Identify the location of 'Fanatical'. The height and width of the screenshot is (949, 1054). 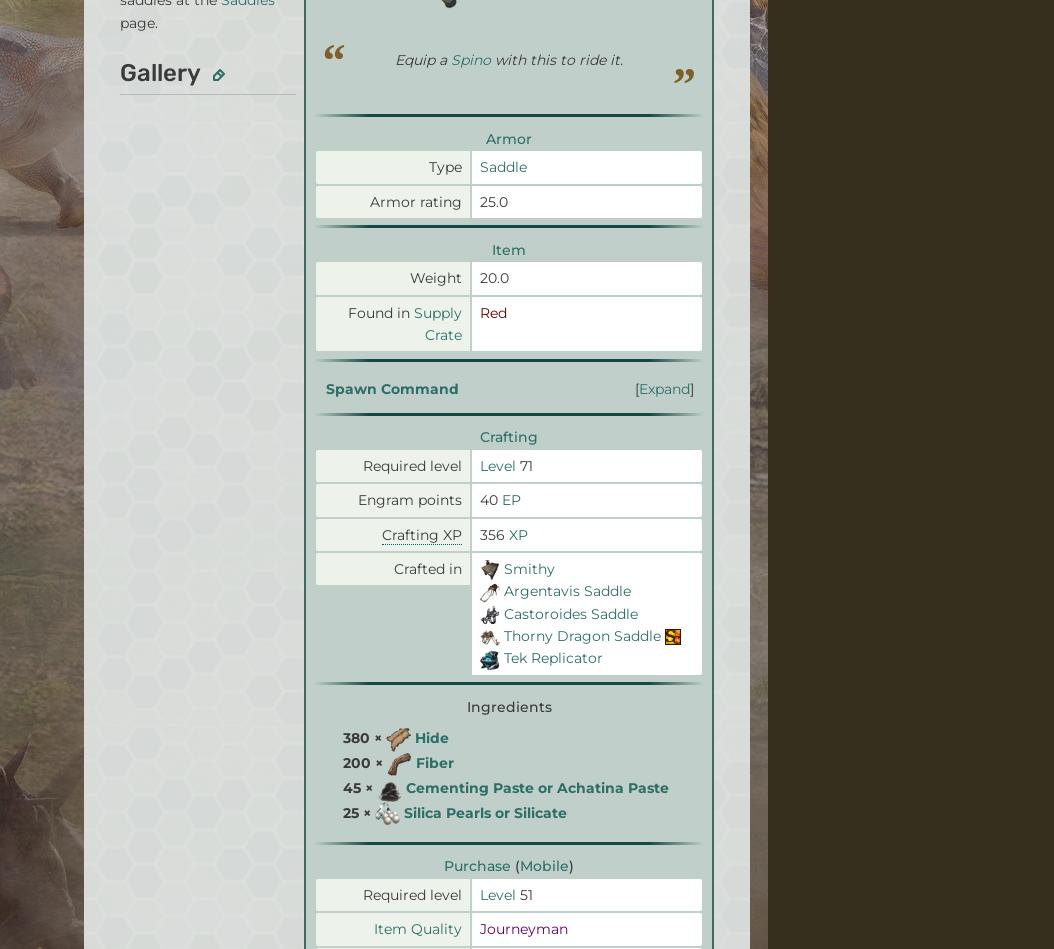
(461, 48).